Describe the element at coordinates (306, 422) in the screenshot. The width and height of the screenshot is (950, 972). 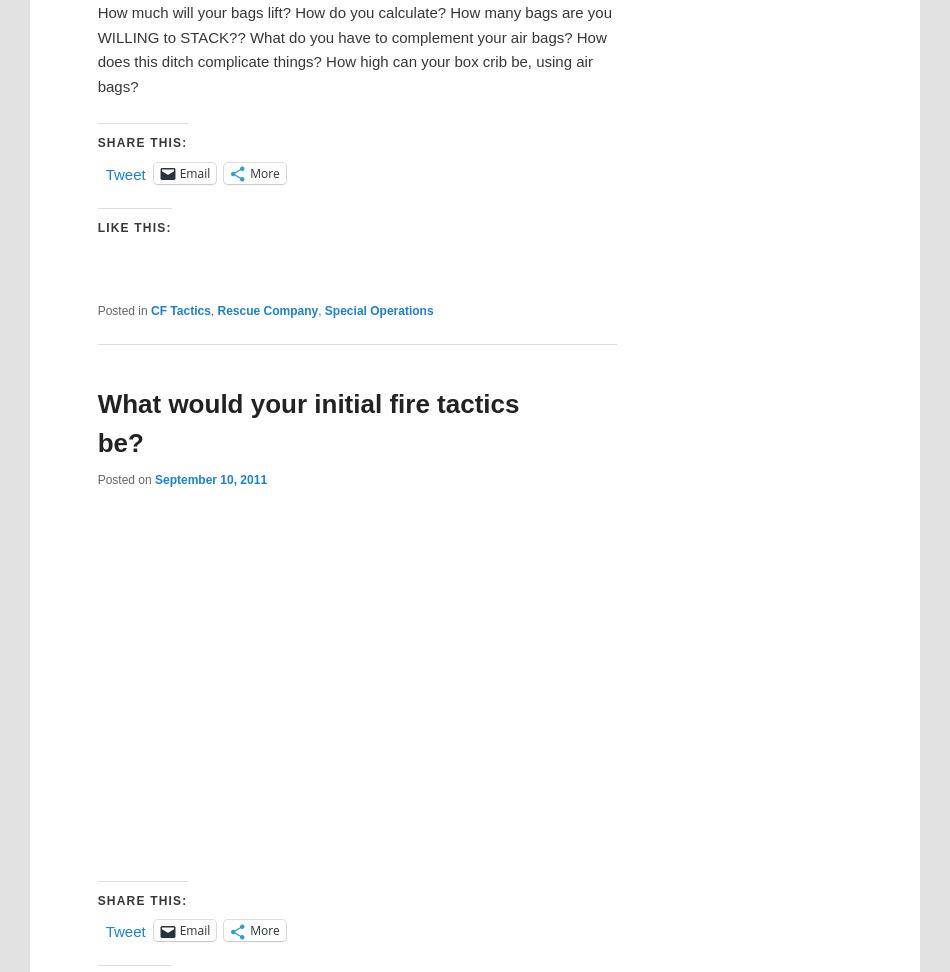
I see `'What would your initial fire tactics be?'` at that location.